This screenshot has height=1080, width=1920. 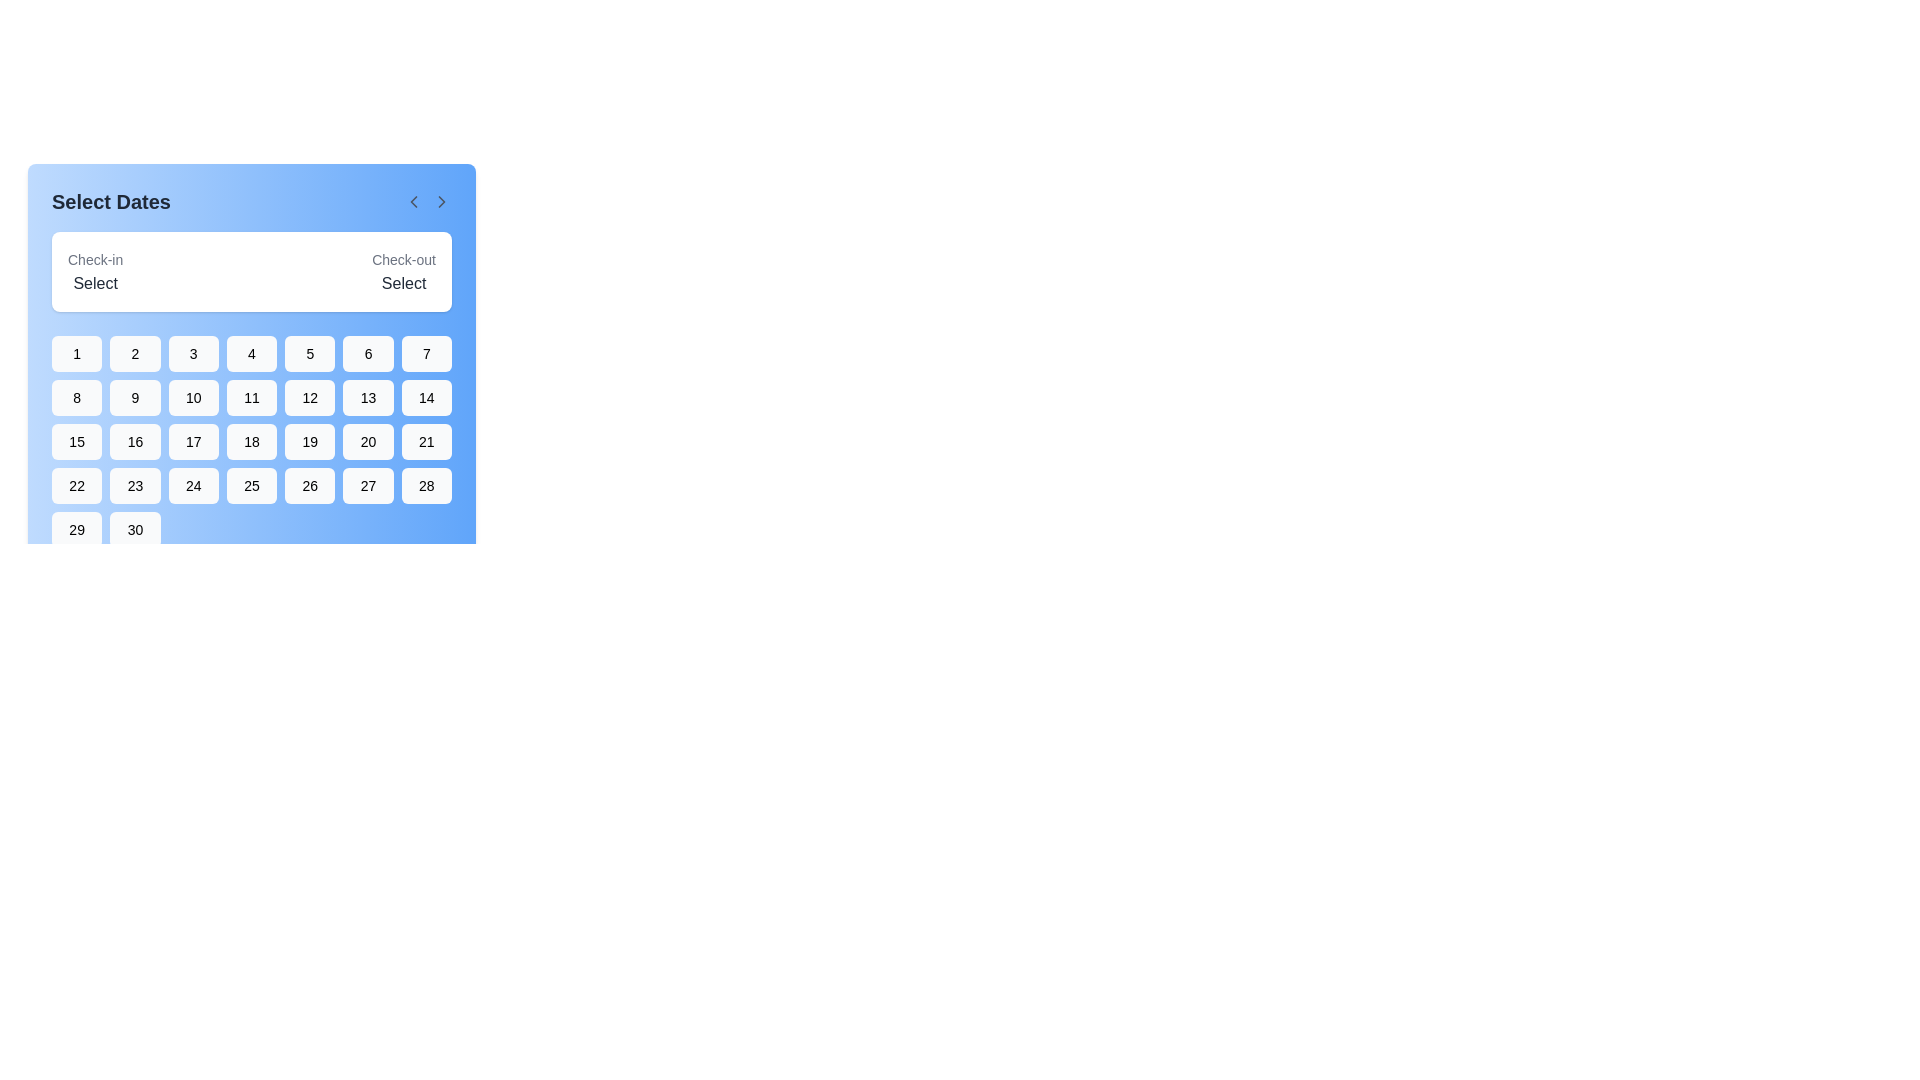 What do you see at coordinates (309, 397) in the screenshot?
I see `the button displaying '12'` at bounding box center [309, 397].